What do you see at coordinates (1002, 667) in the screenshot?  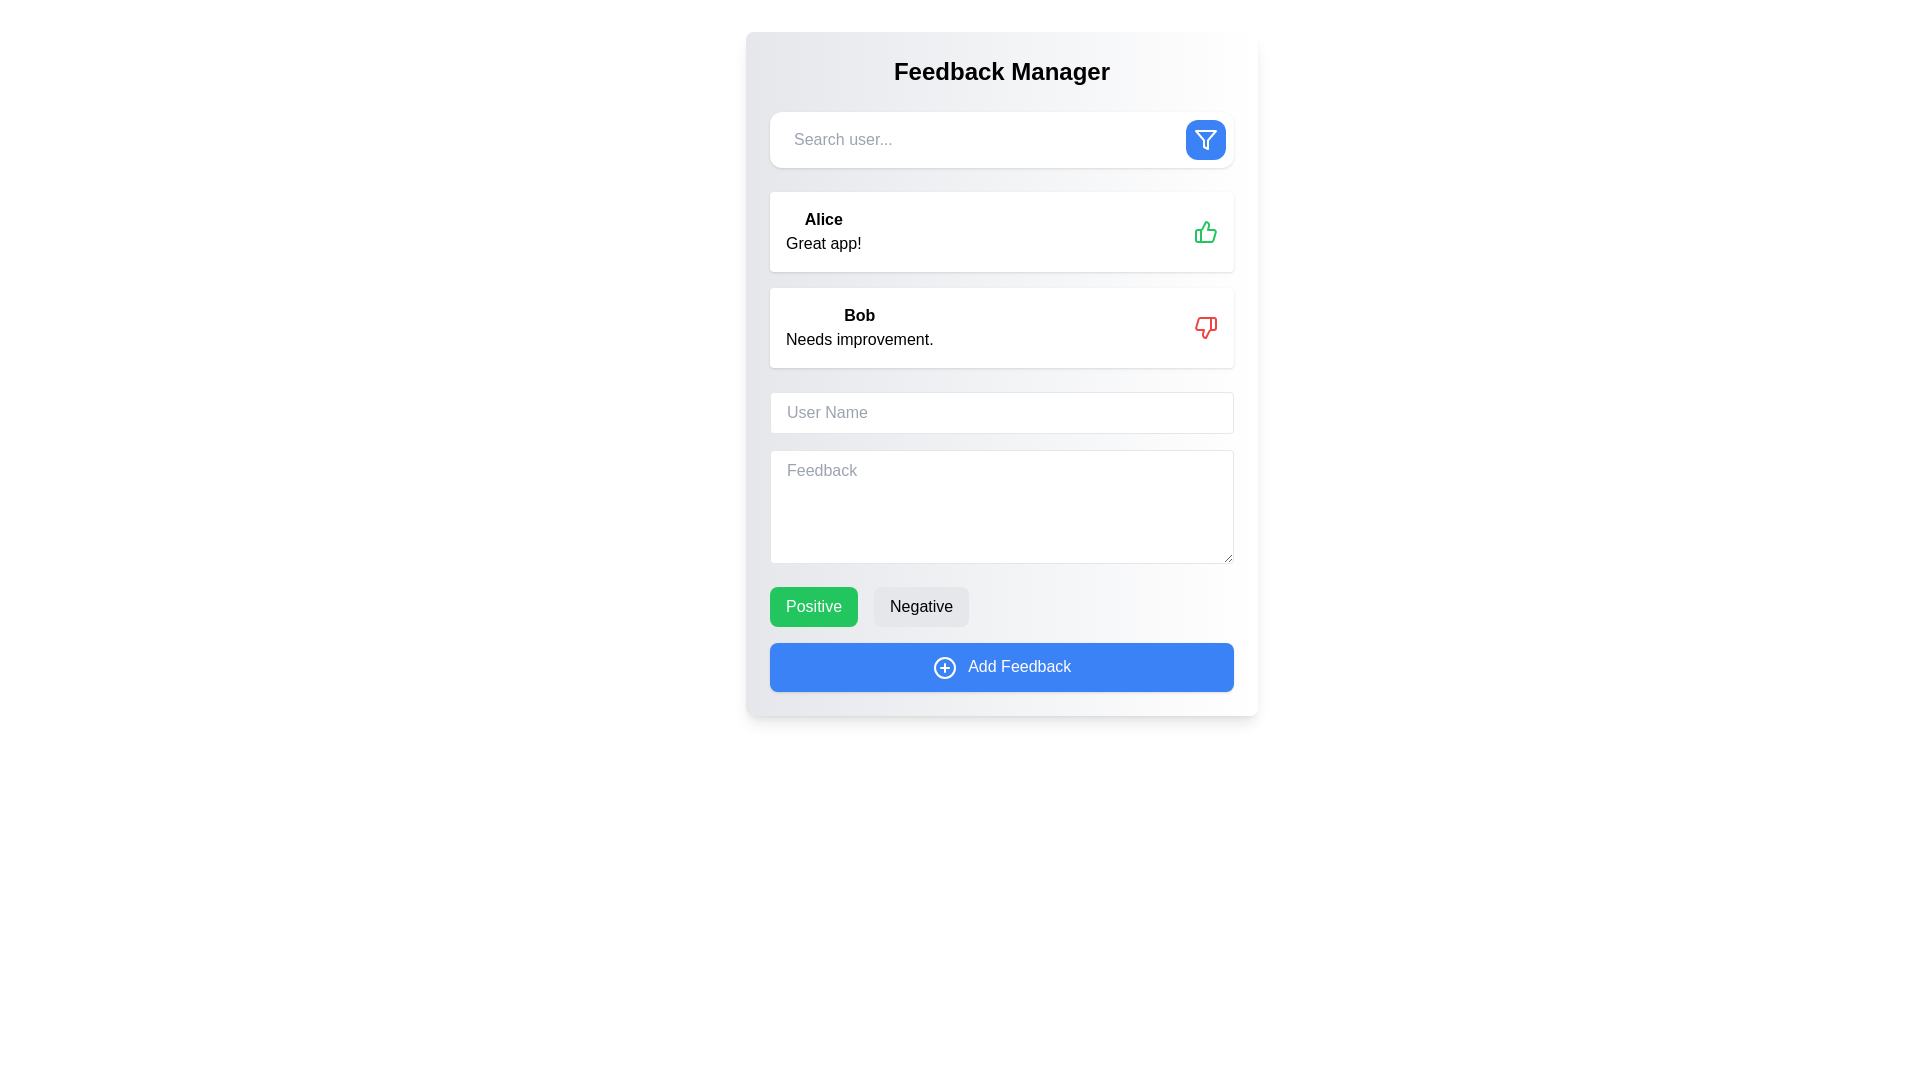 I see `the feedback submission button located at the bottom of the form, directly beneath the Positive and Negative buttons` at bounding box center [1002, 667].